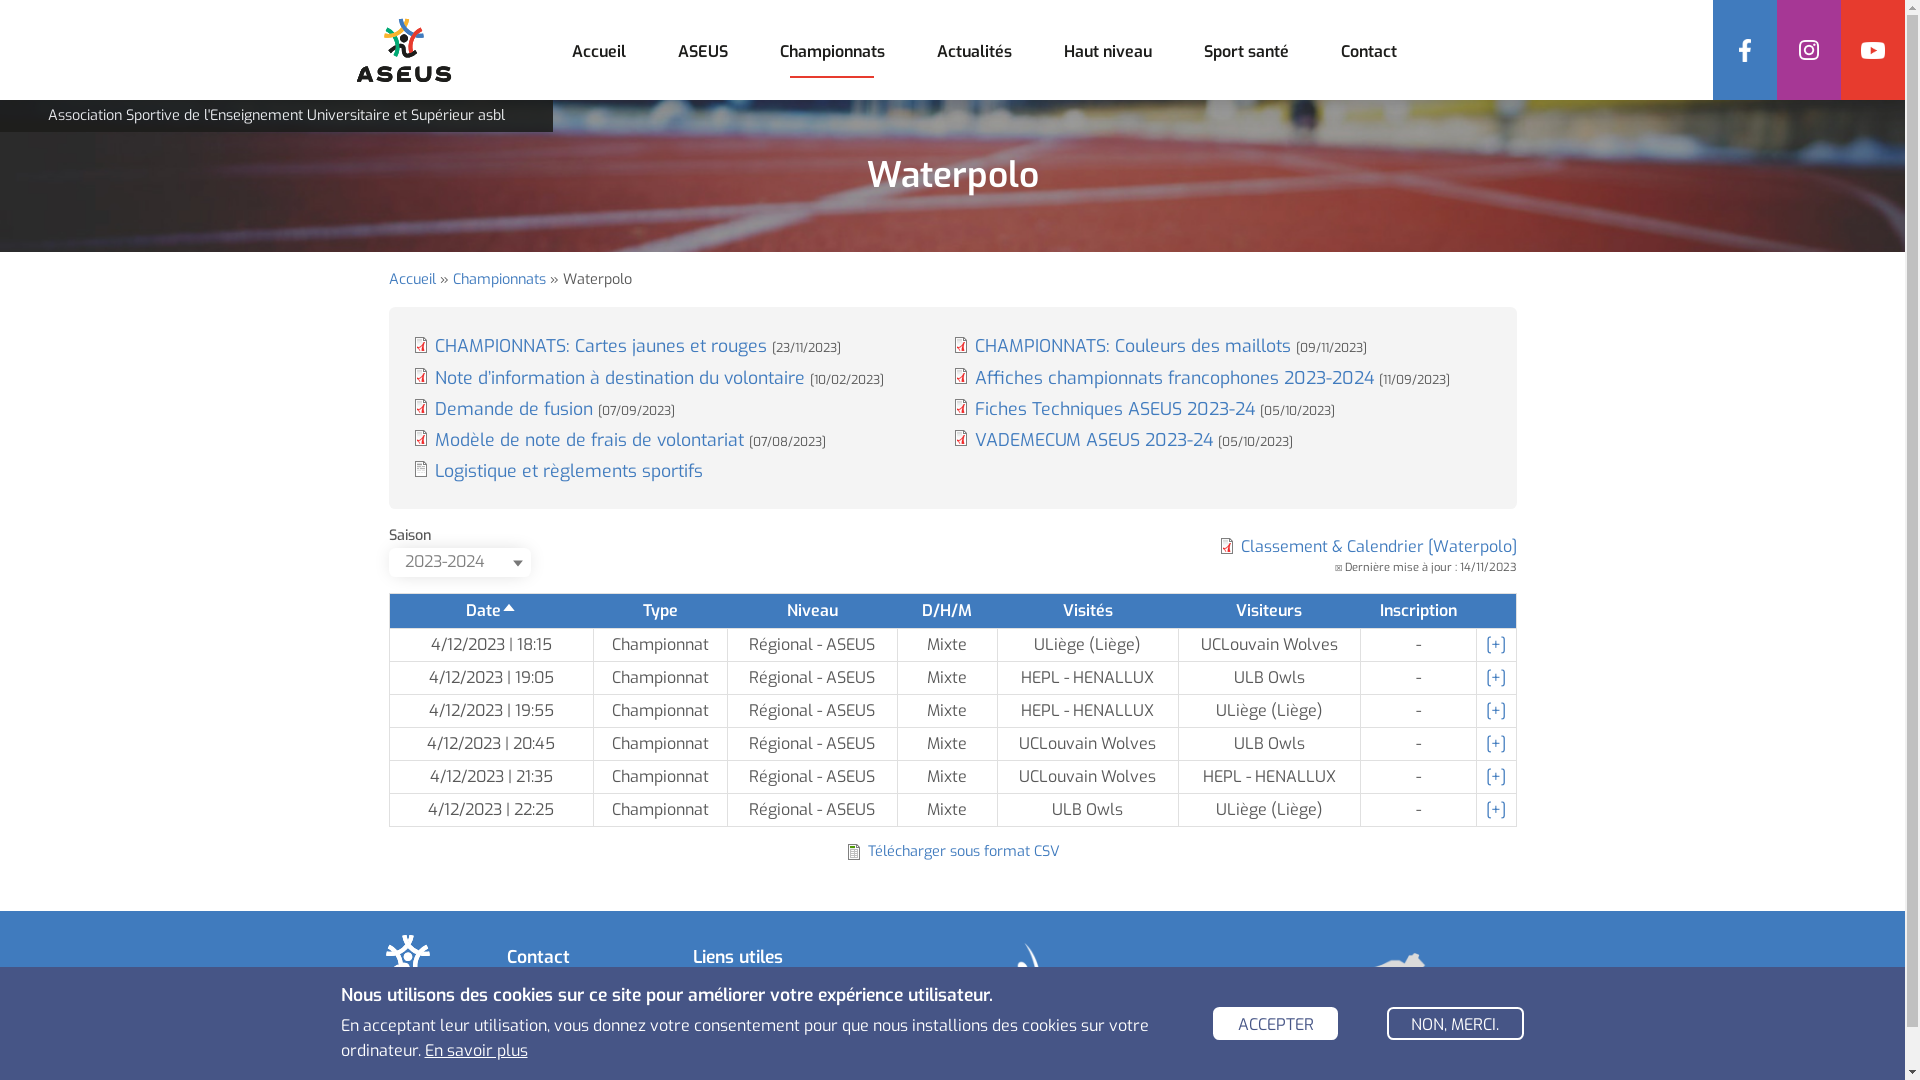 The height and width of the screenshot is (1080, 1920). Describe the element at coordinates (660, 609) in the screenshot. I see `'Type'` at that location.